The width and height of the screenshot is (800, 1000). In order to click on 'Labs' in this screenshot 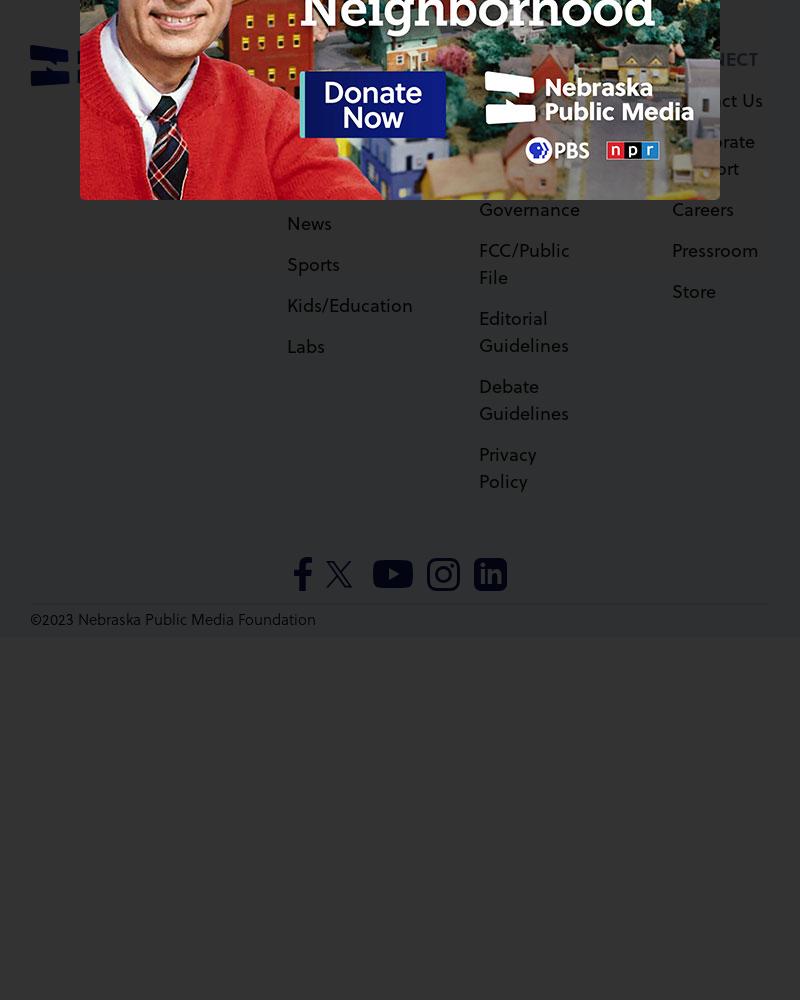, I will do `click(303, 343)`.